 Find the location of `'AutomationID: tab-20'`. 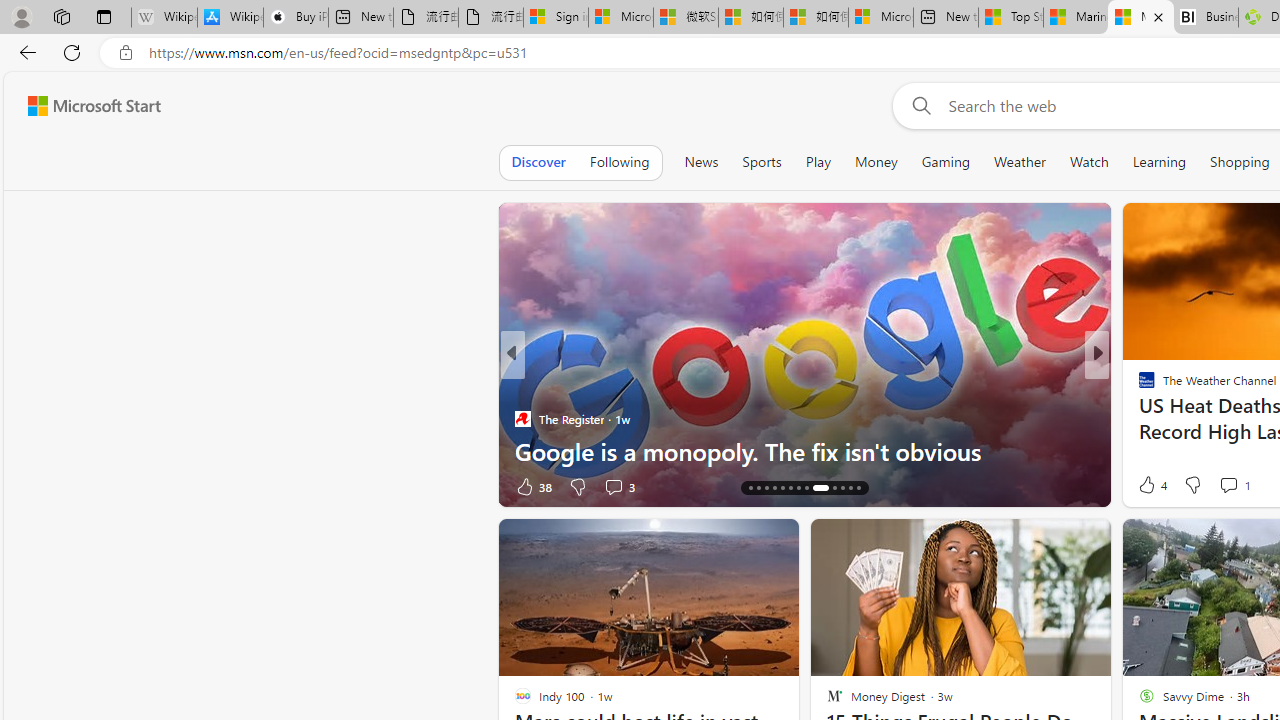

'AutomationID: tab-20' is located at coordinates (797, 488).